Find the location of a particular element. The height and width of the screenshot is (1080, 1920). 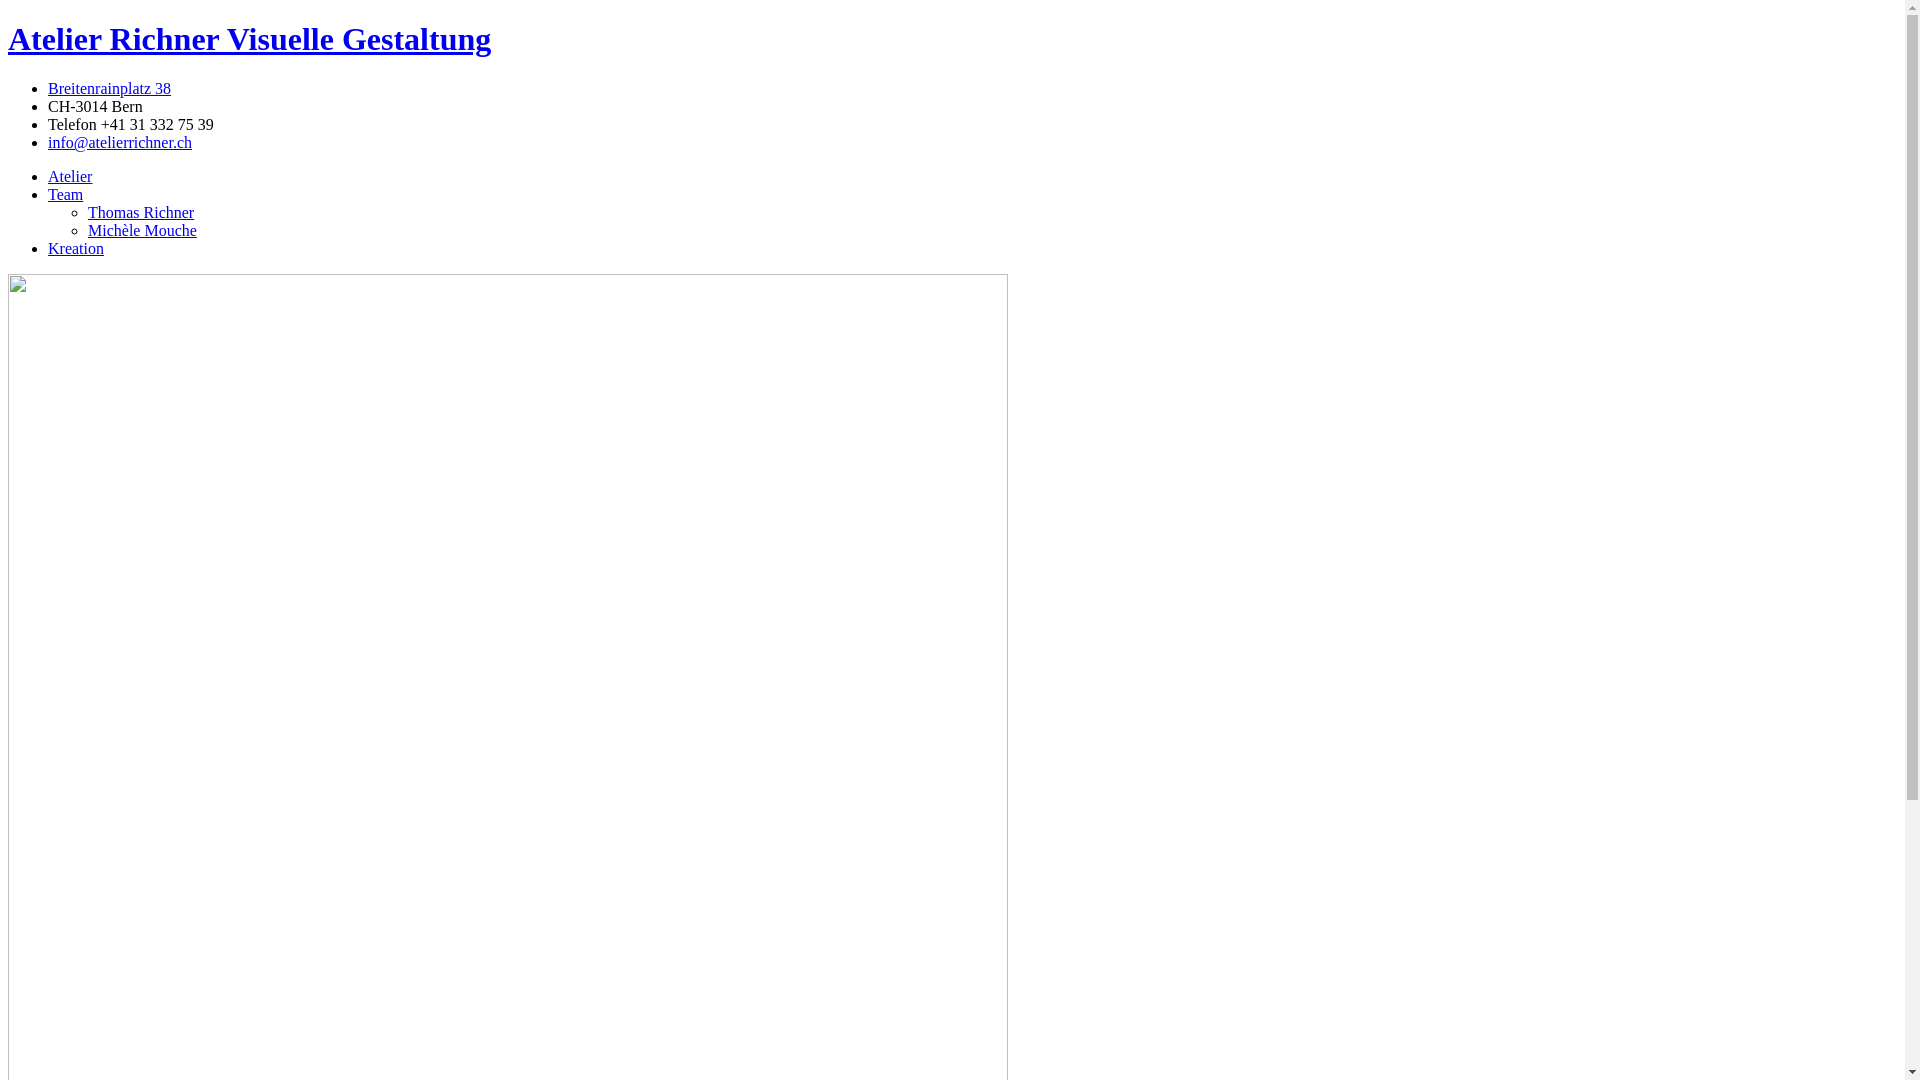

'Team' is located at coordinates (65, 194).